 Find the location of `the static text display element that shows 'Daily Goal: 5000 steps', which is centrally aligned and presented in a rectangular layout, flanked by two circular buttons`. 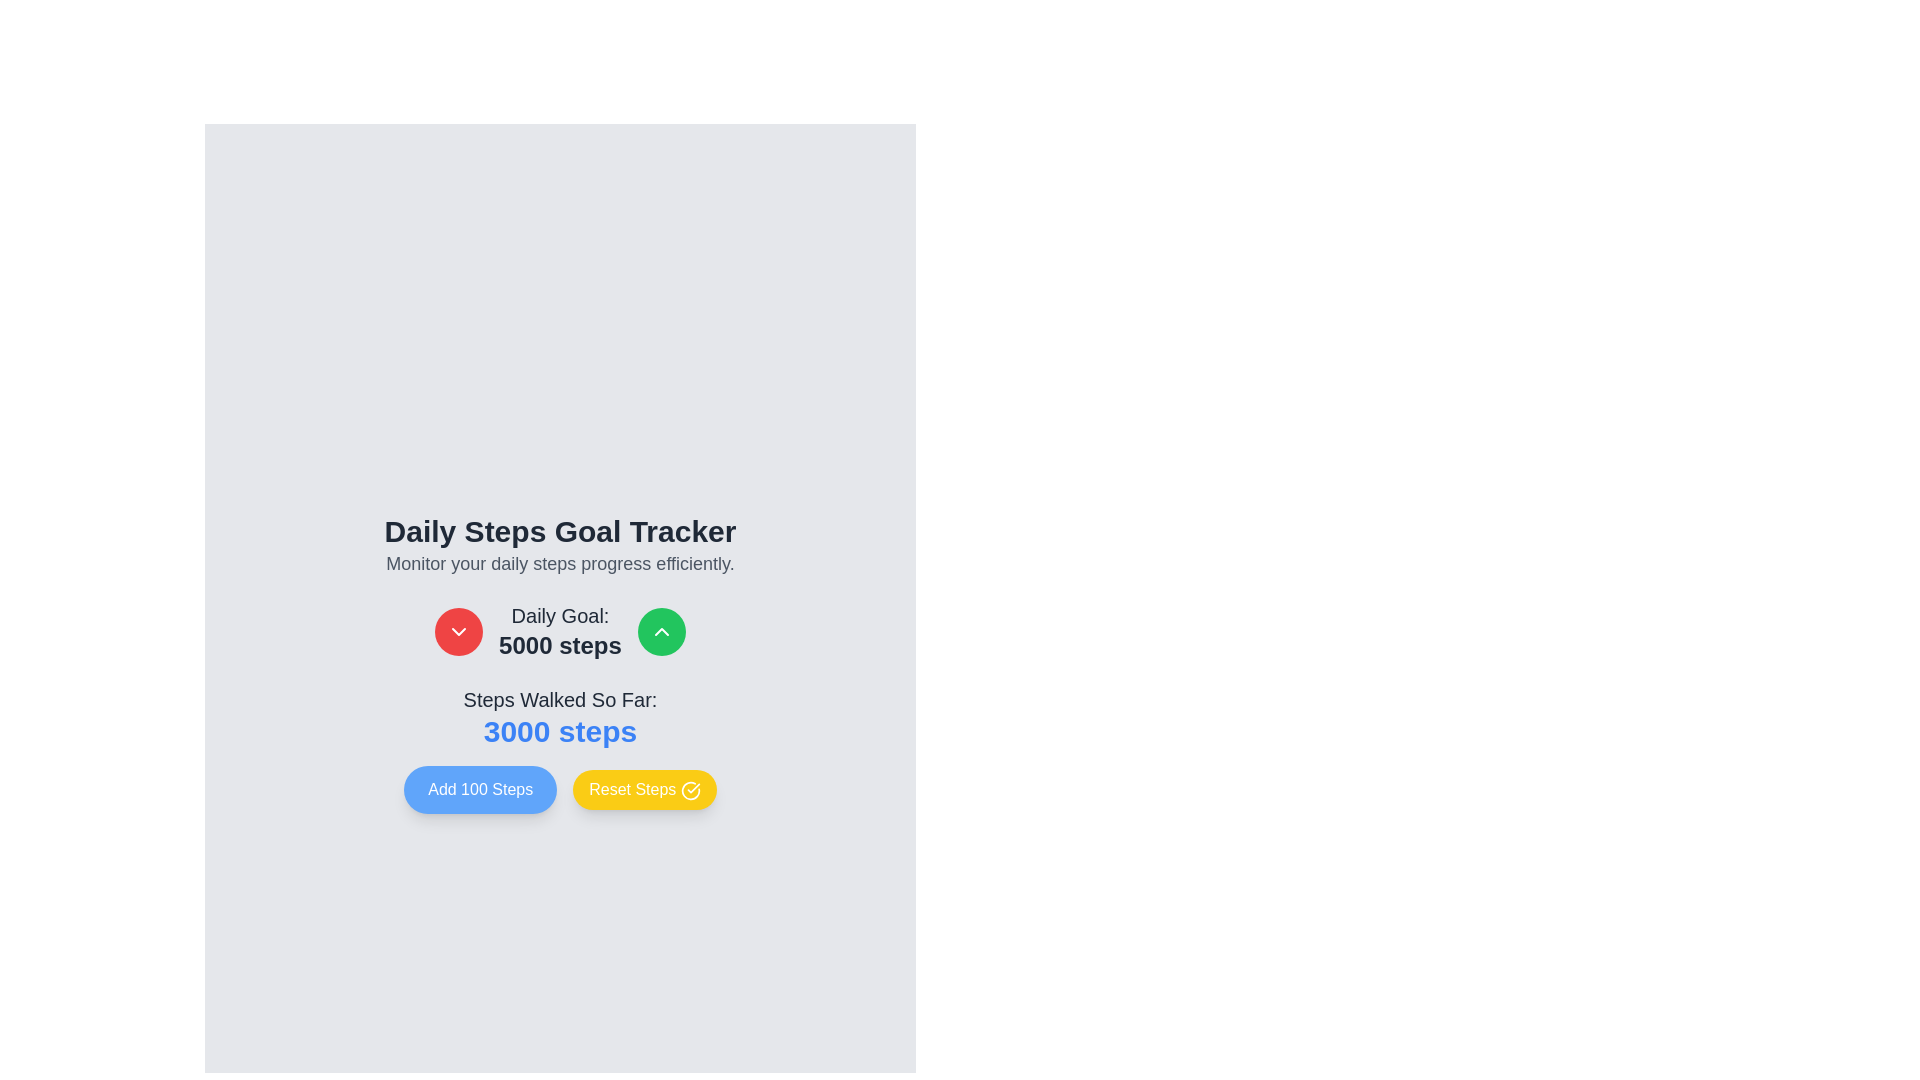

the static text display element that shows 'Daily Goal: 5000 steps', which is centrally aligned and presented in a rectangular layout, flanked by two circular buttons is located at coordinates (560, 632).